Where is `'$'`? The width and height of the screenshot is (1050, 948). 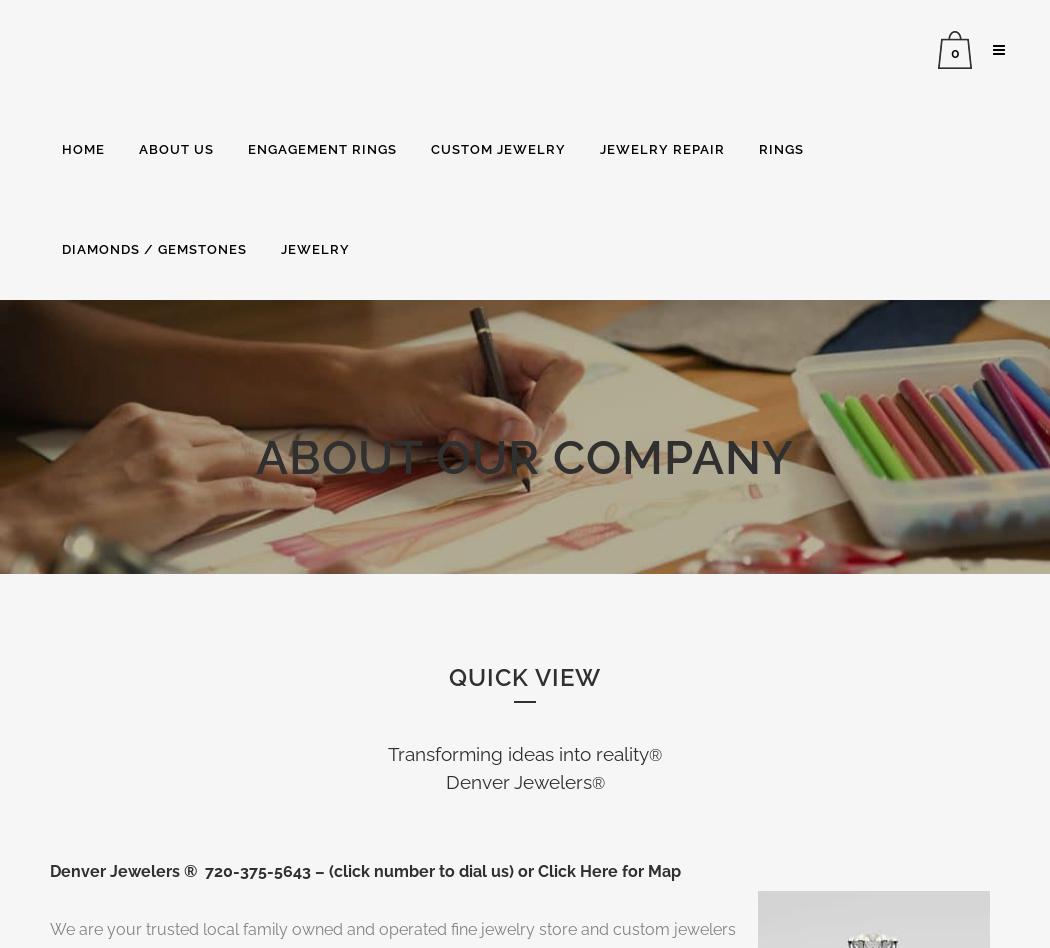
'$' is located at coordinates (937, 151).